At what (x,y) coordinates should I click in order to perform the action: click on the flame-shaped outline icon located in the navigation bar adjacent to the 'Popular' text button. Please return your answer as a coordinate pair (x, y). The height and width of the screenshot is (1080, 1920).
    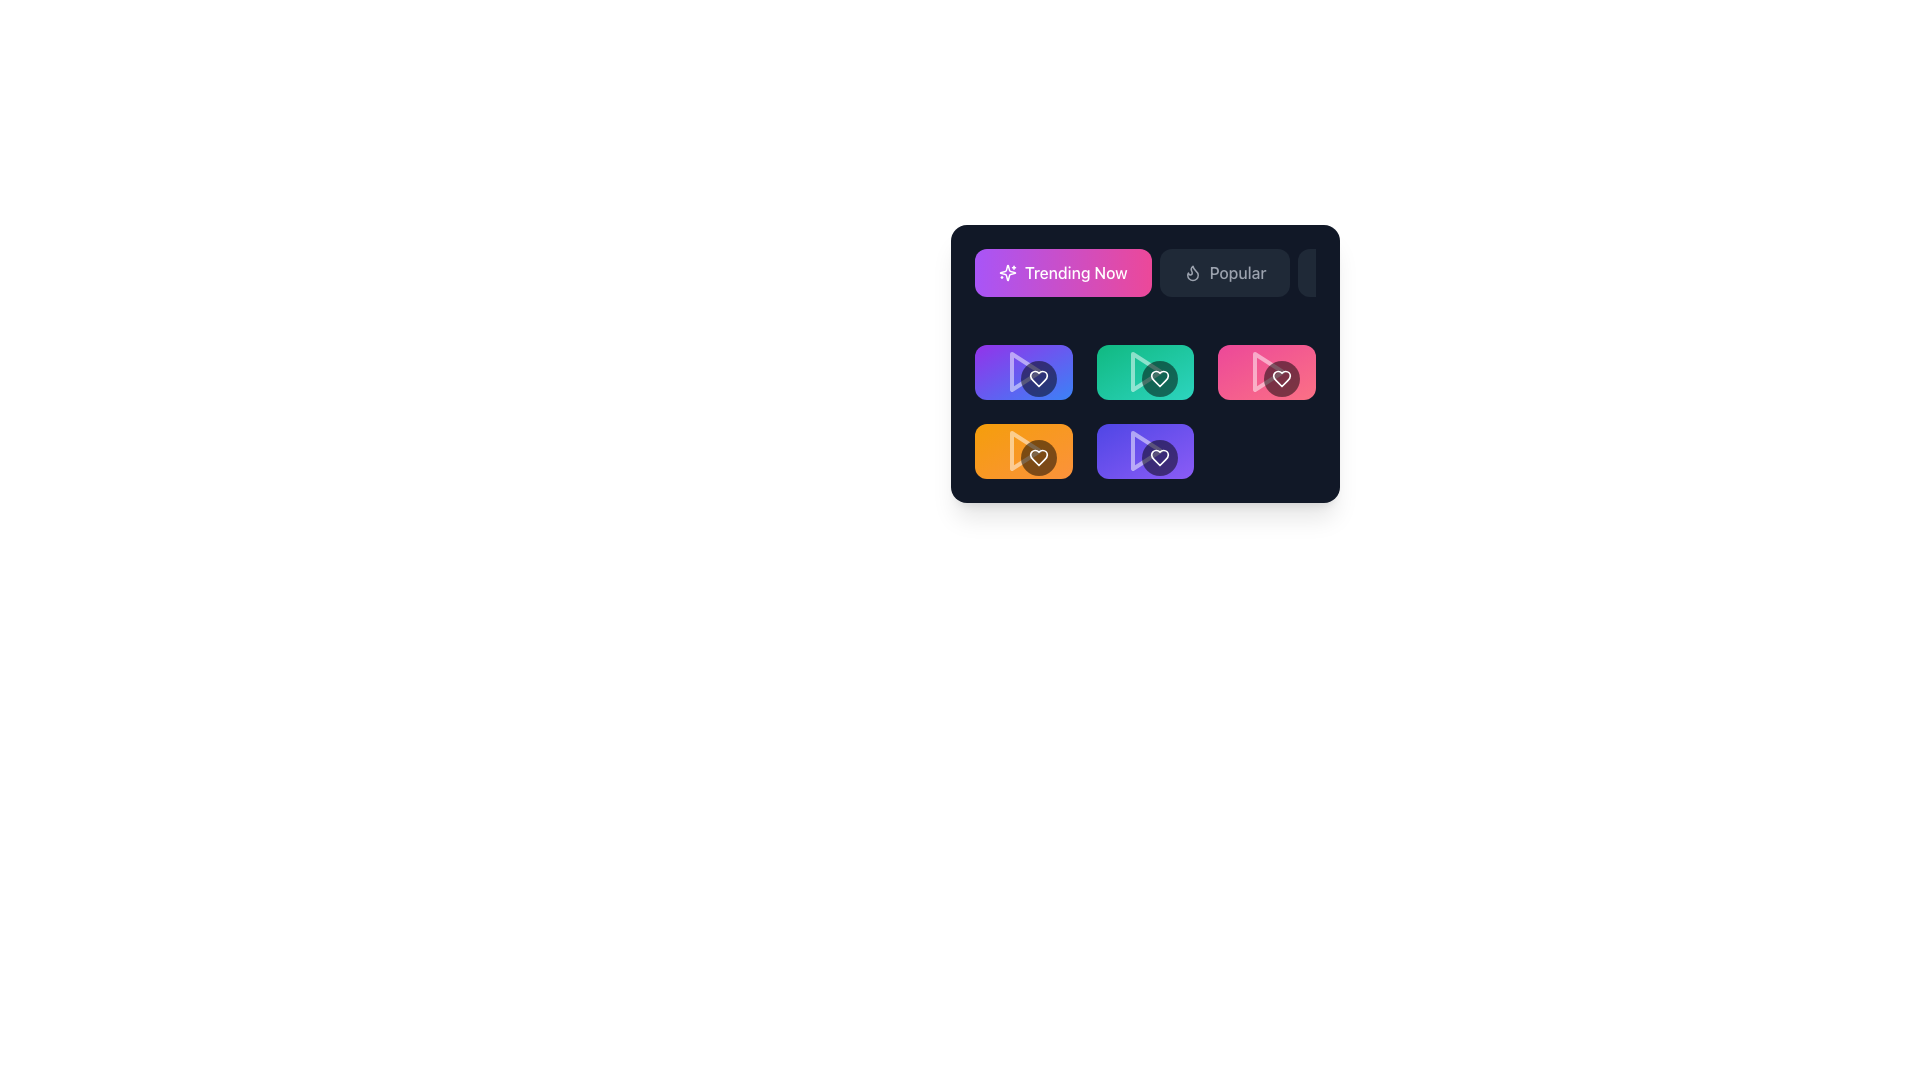
    Looking at the image, I should click on (1192, 273).